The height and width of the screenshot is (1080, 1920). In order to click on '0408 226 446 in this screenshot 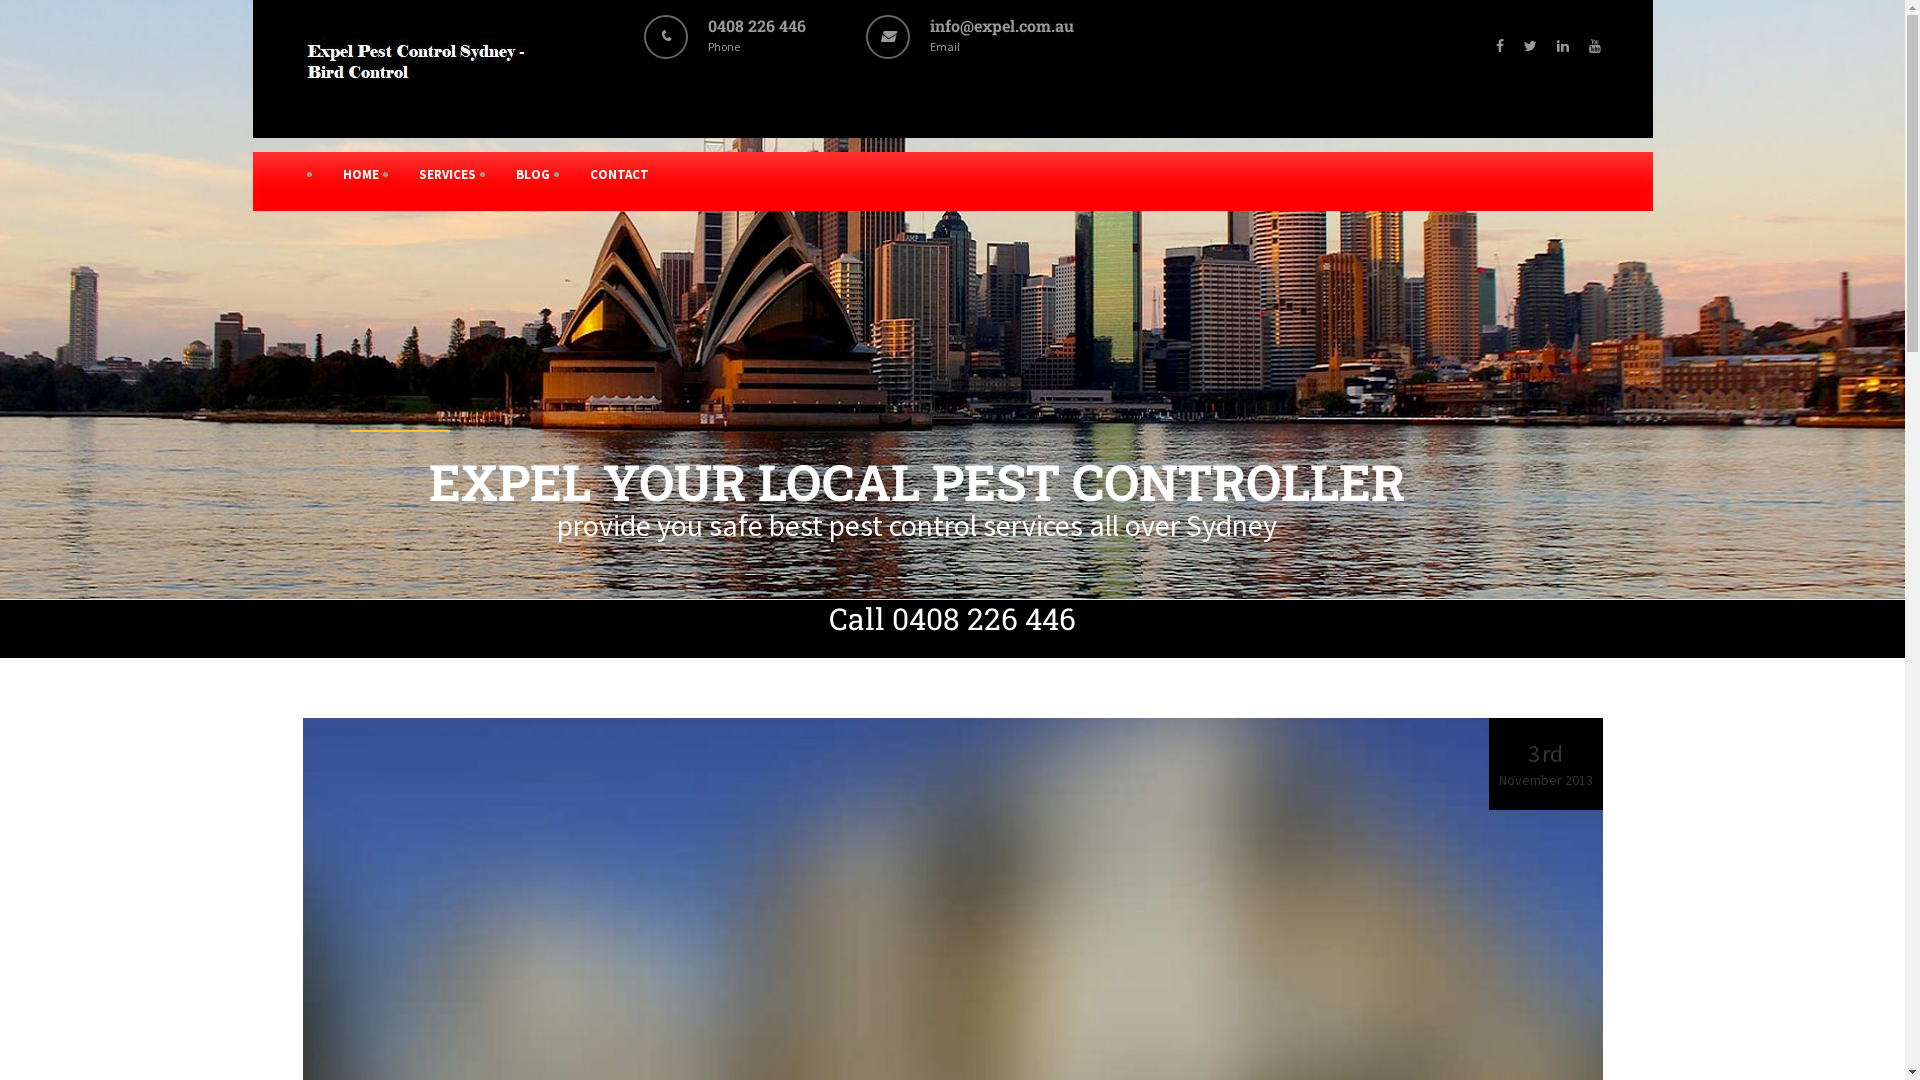, I will do `click(708, 45)`.